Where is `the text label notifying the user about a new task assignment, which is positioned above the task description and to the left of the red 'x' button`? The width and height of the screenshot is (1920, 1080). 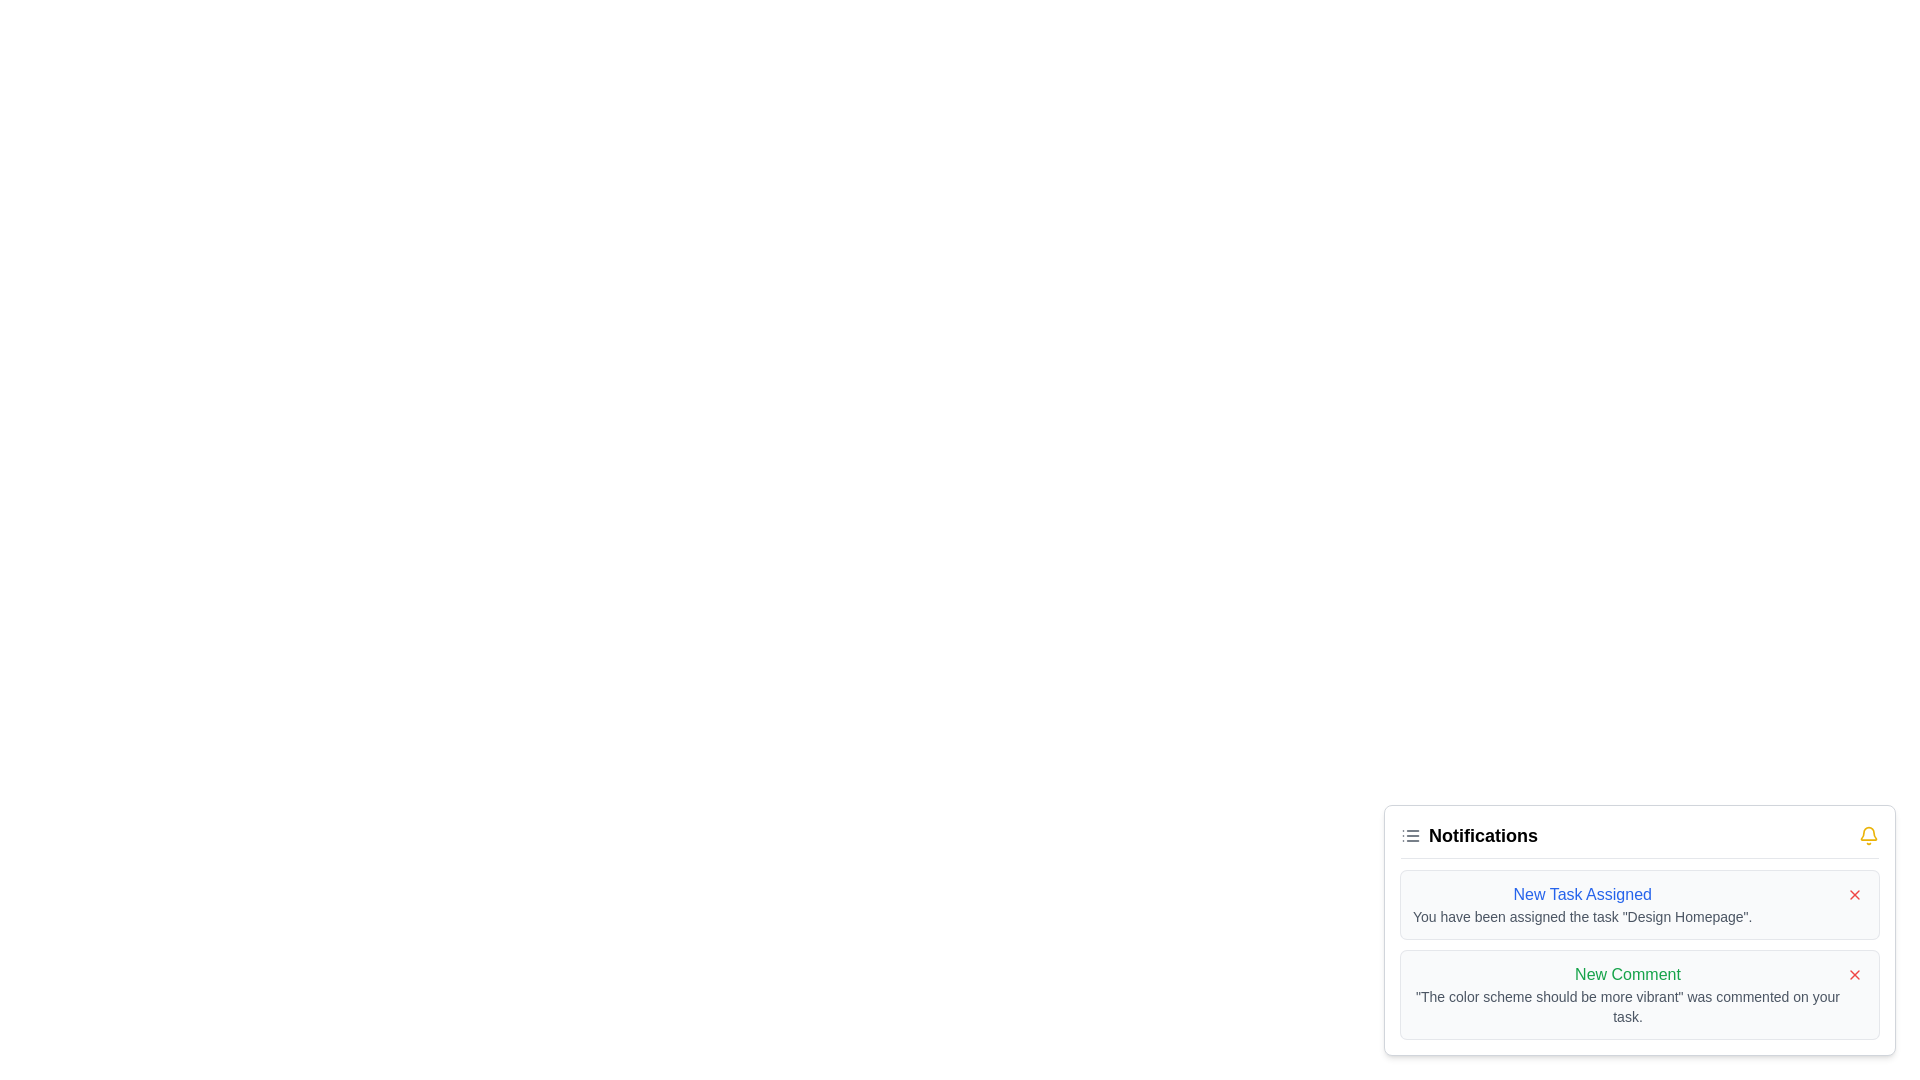
the text label notifying the user about a new task assignment, which is positioned above the task description and to the left of the red 'x' button is located at coordinates (1581, 893).